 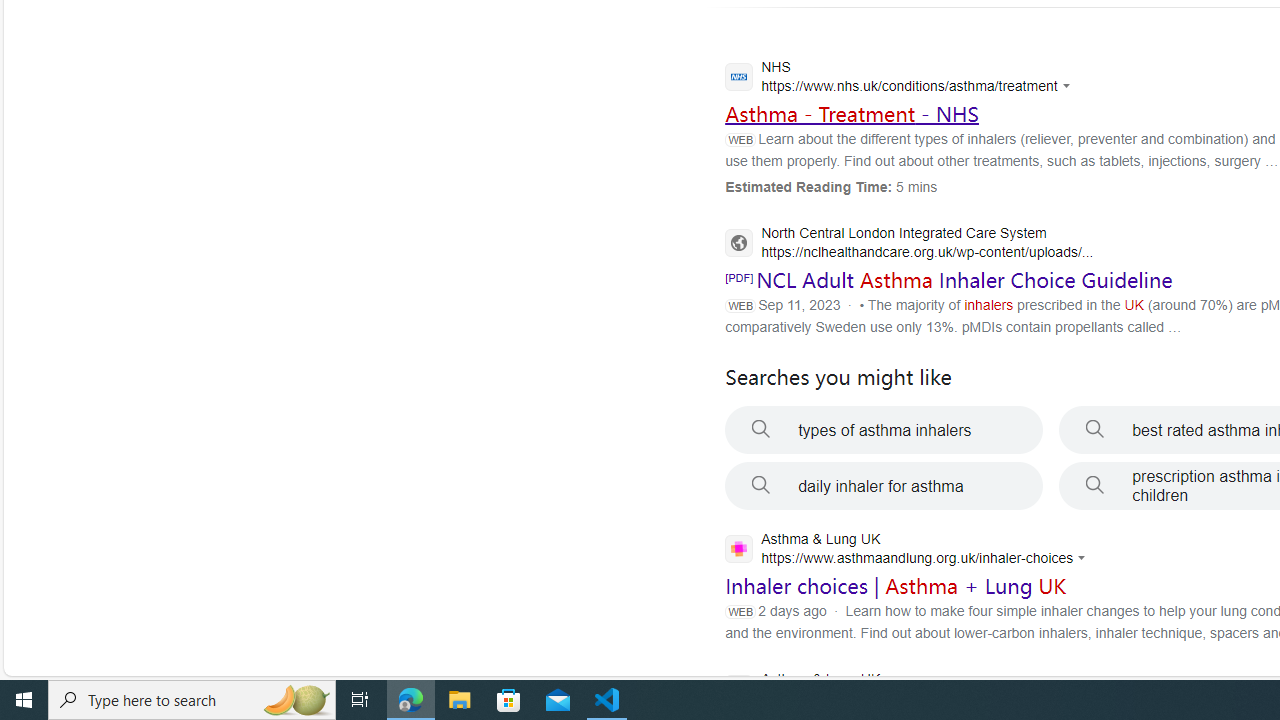 I want to click on 'Global web icon', so click(x=738, y=549).